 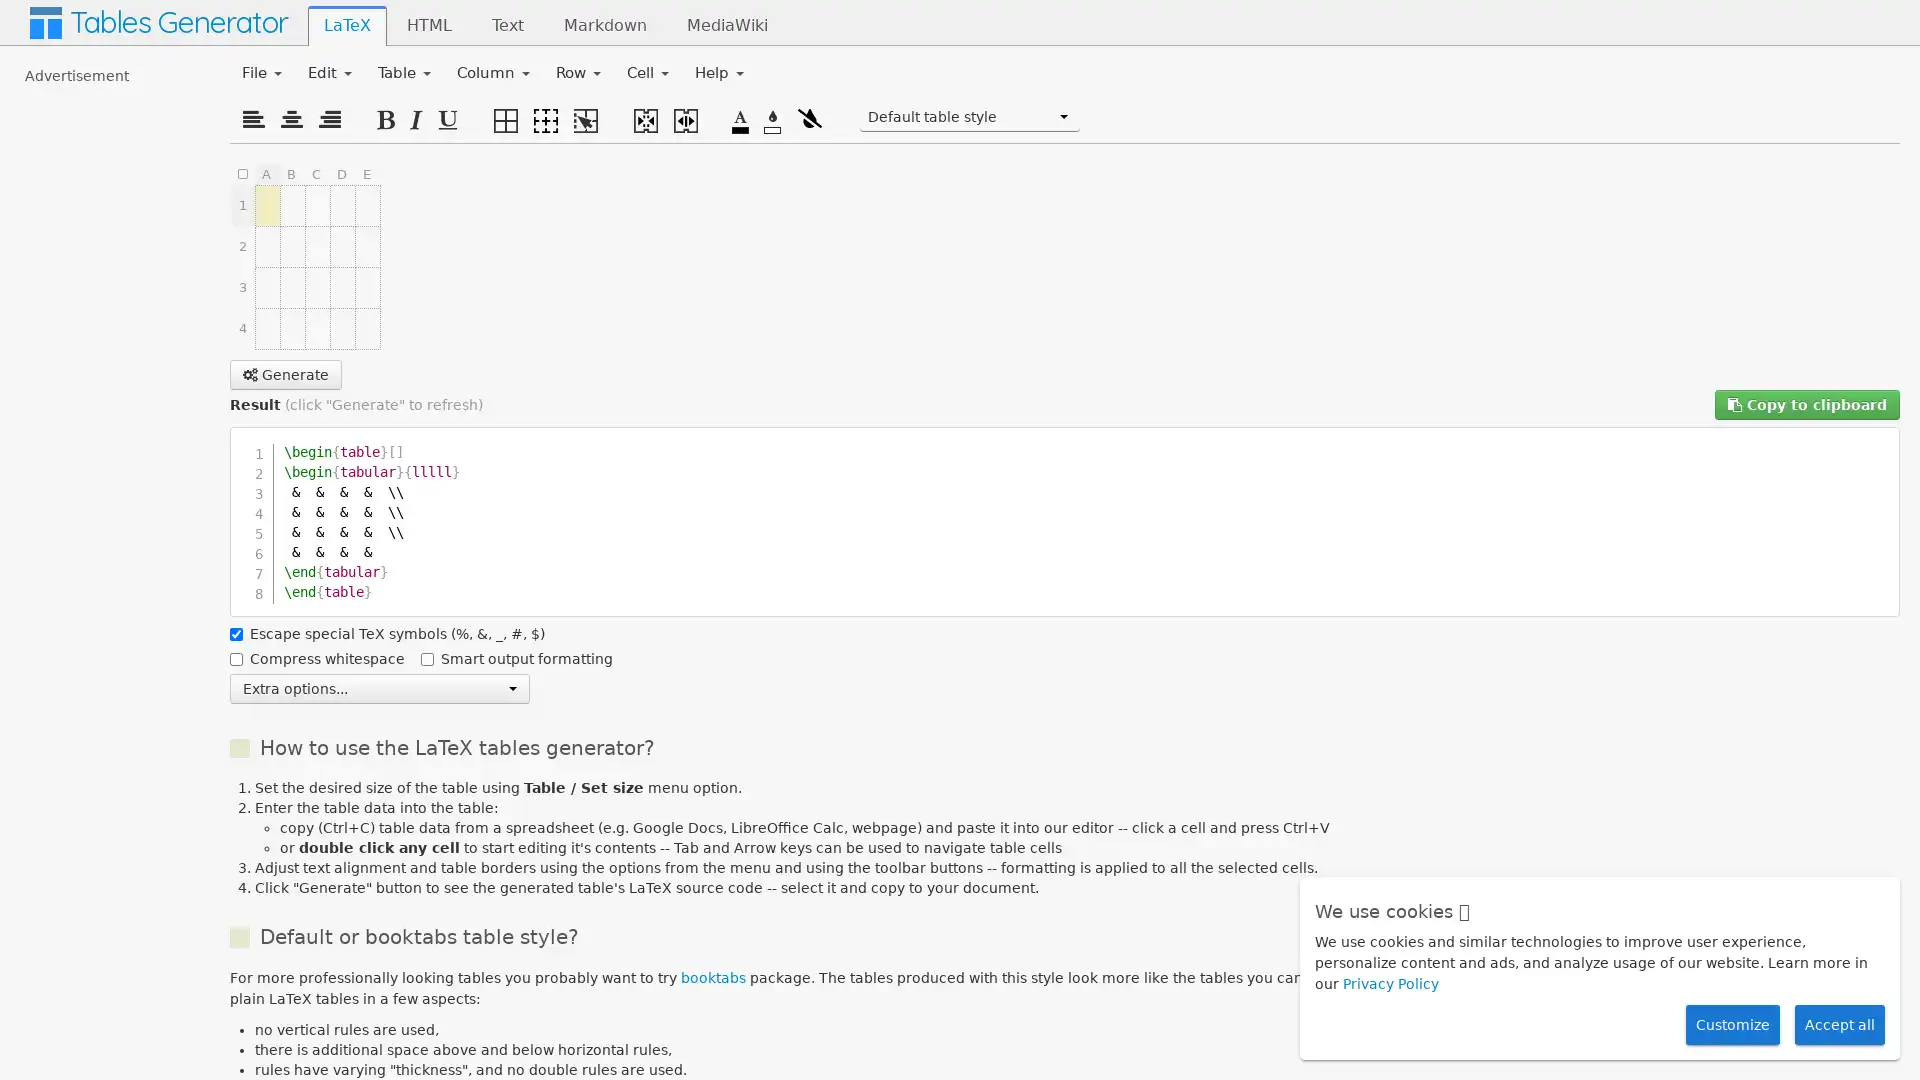 What do you see at coordinates (493, 72) in the screenshot?
I see `Column` at bounding box center [493, 72].